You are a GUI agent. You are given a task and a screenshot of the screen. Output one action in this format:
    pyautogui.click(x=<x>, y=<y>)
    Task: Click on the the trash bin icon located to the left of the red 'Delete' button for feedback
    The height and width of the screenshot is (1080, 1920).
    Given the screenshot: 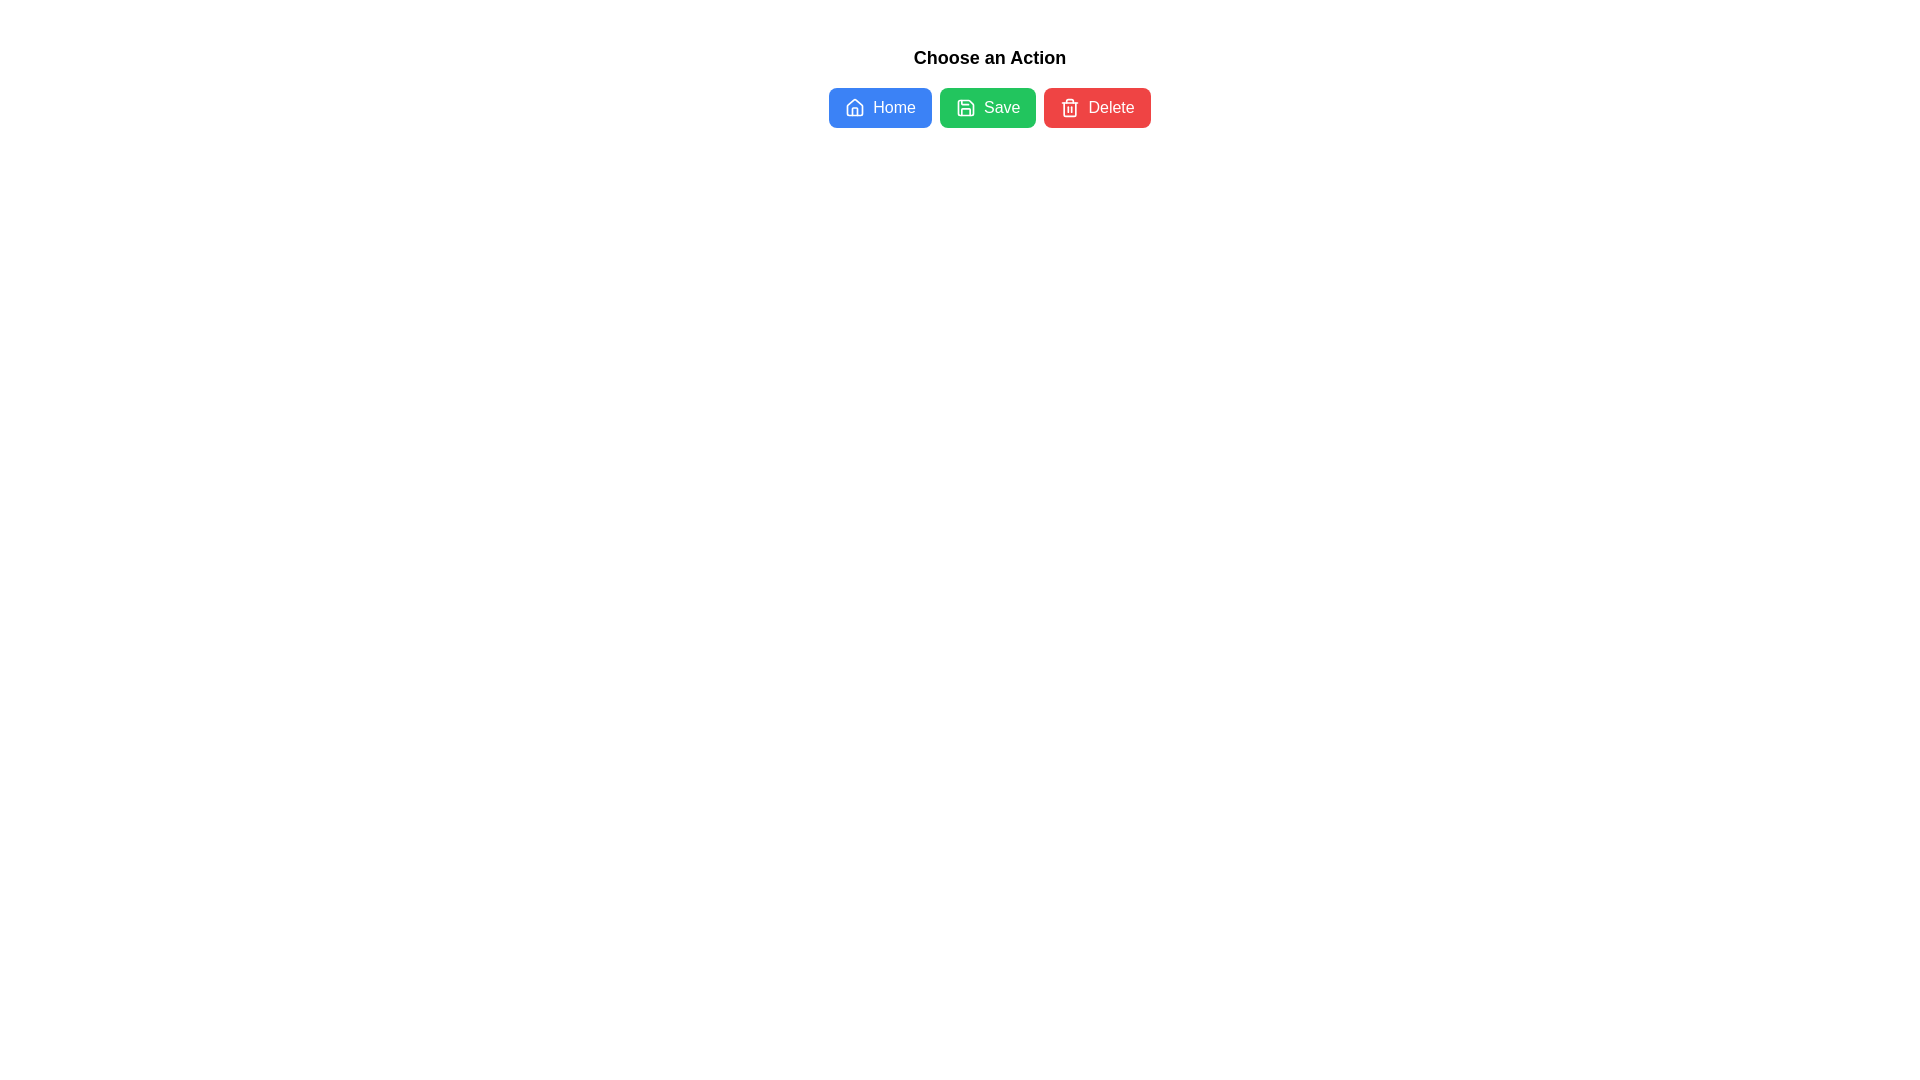 What is the action you would take?
    pyautogui.click(x=1069, y=108)
    